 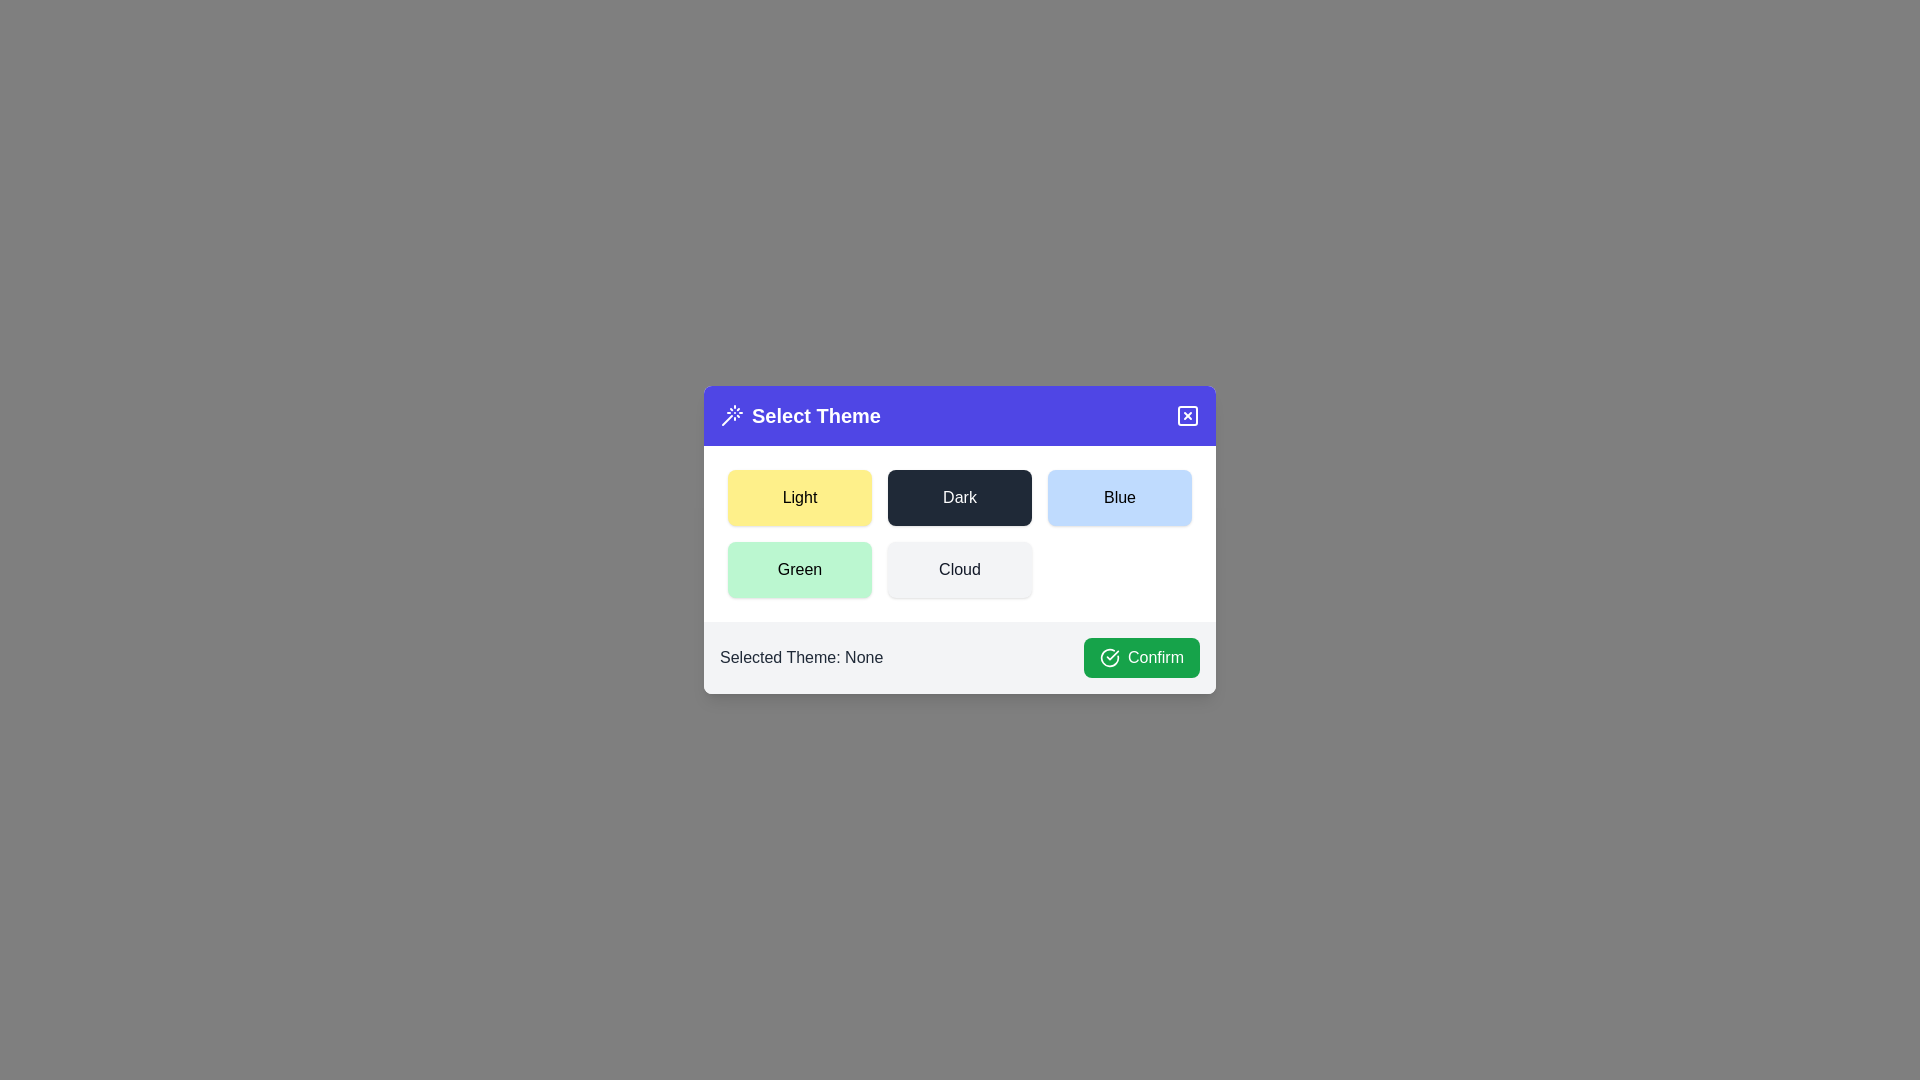 I want to click on the theme Blue from the available options, so click(x=1118, y=496).